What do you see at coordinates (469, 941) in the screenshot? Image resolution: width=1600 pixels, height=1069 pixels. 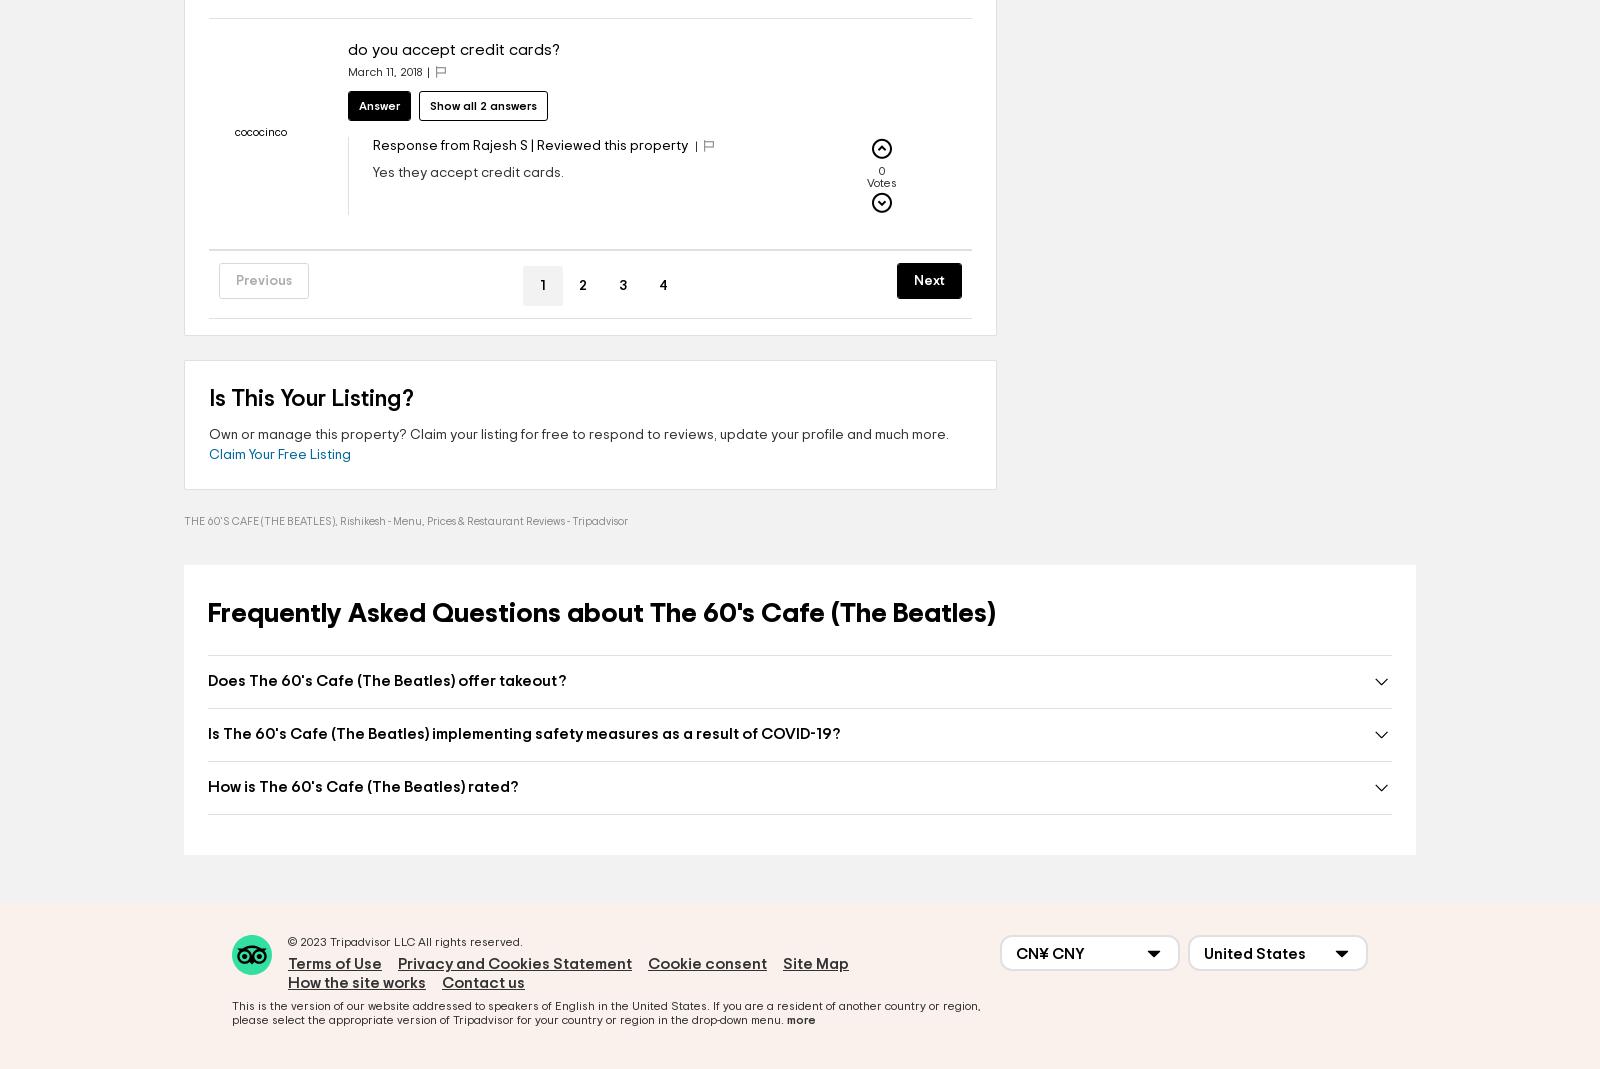 I see `'All rights reserved.'` at bounding box center [469, 941].